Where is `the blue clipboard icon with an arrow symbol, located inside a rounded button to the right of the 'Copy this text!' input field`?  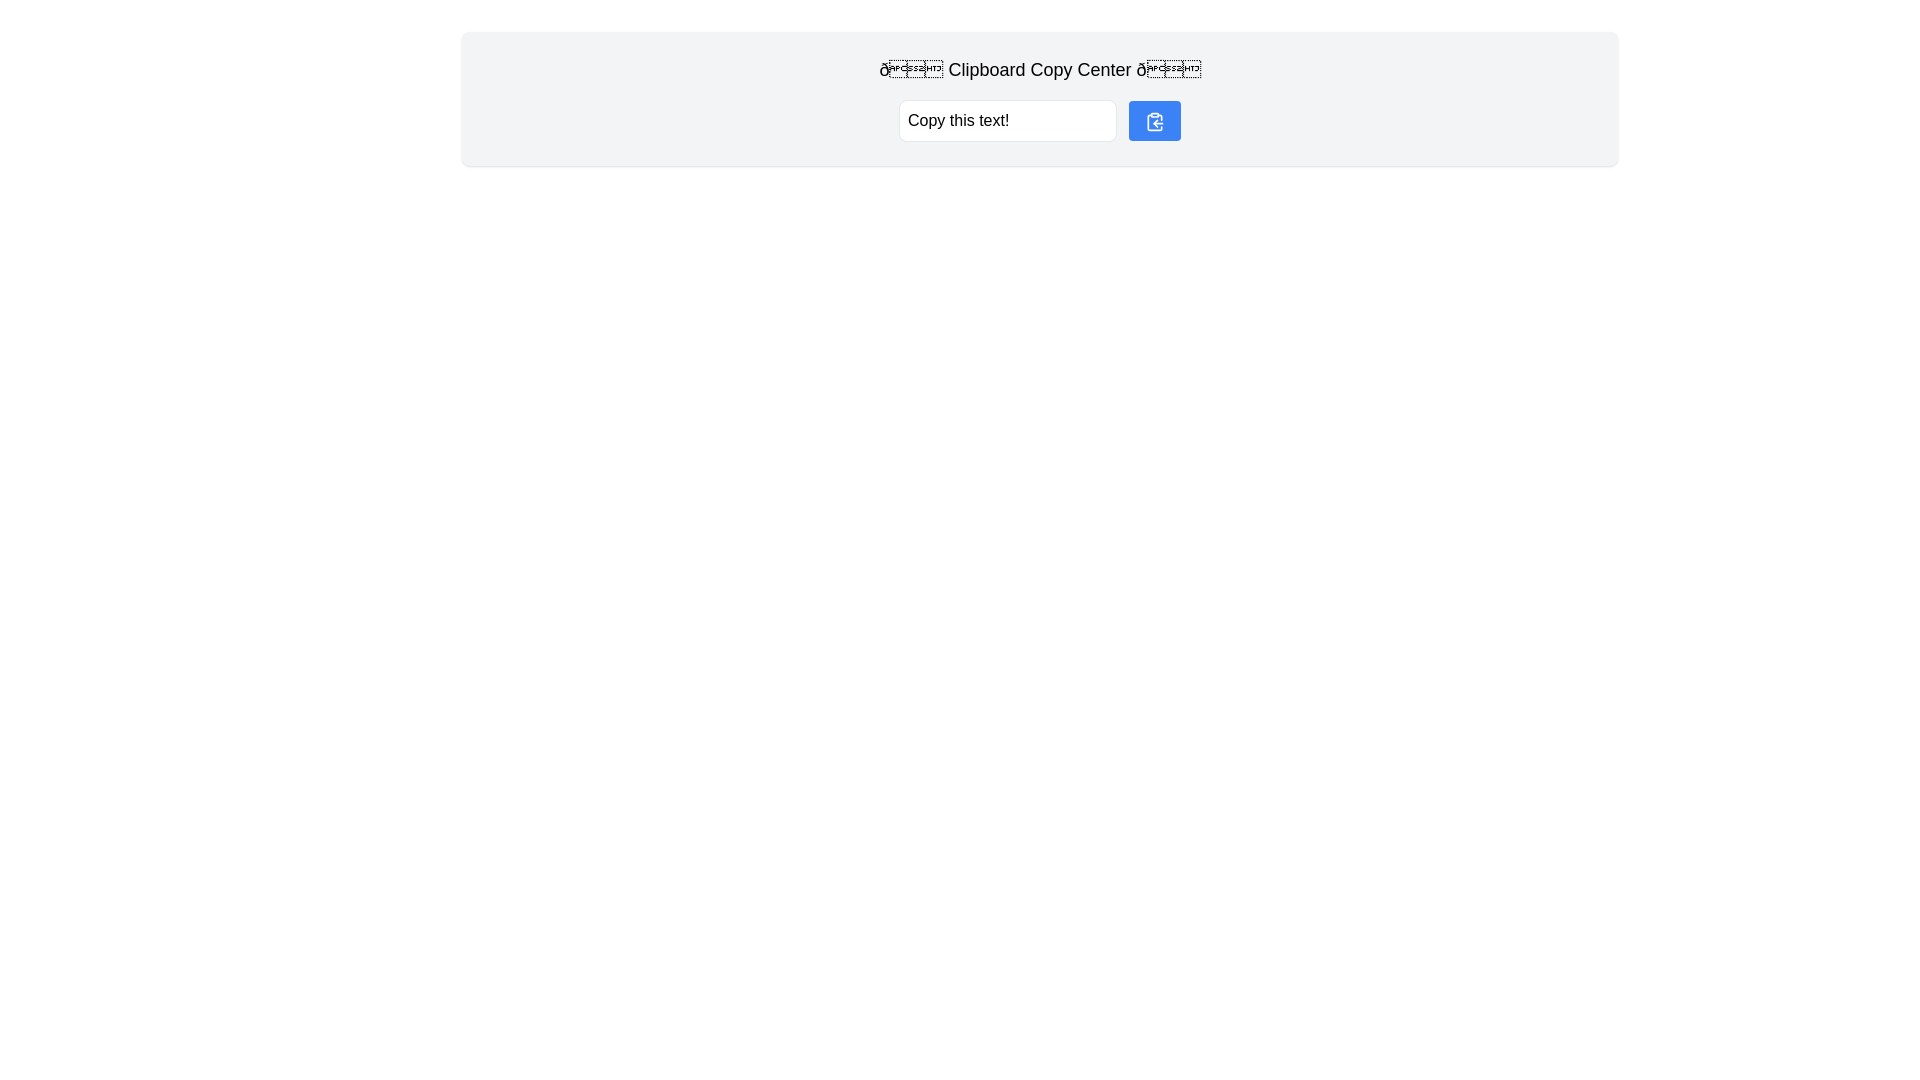 the blue clipboard icon with an arrow symbol, located inside a rounded button to the right of the 'Copy this text!' input field is located at coordinates (1155, 120).